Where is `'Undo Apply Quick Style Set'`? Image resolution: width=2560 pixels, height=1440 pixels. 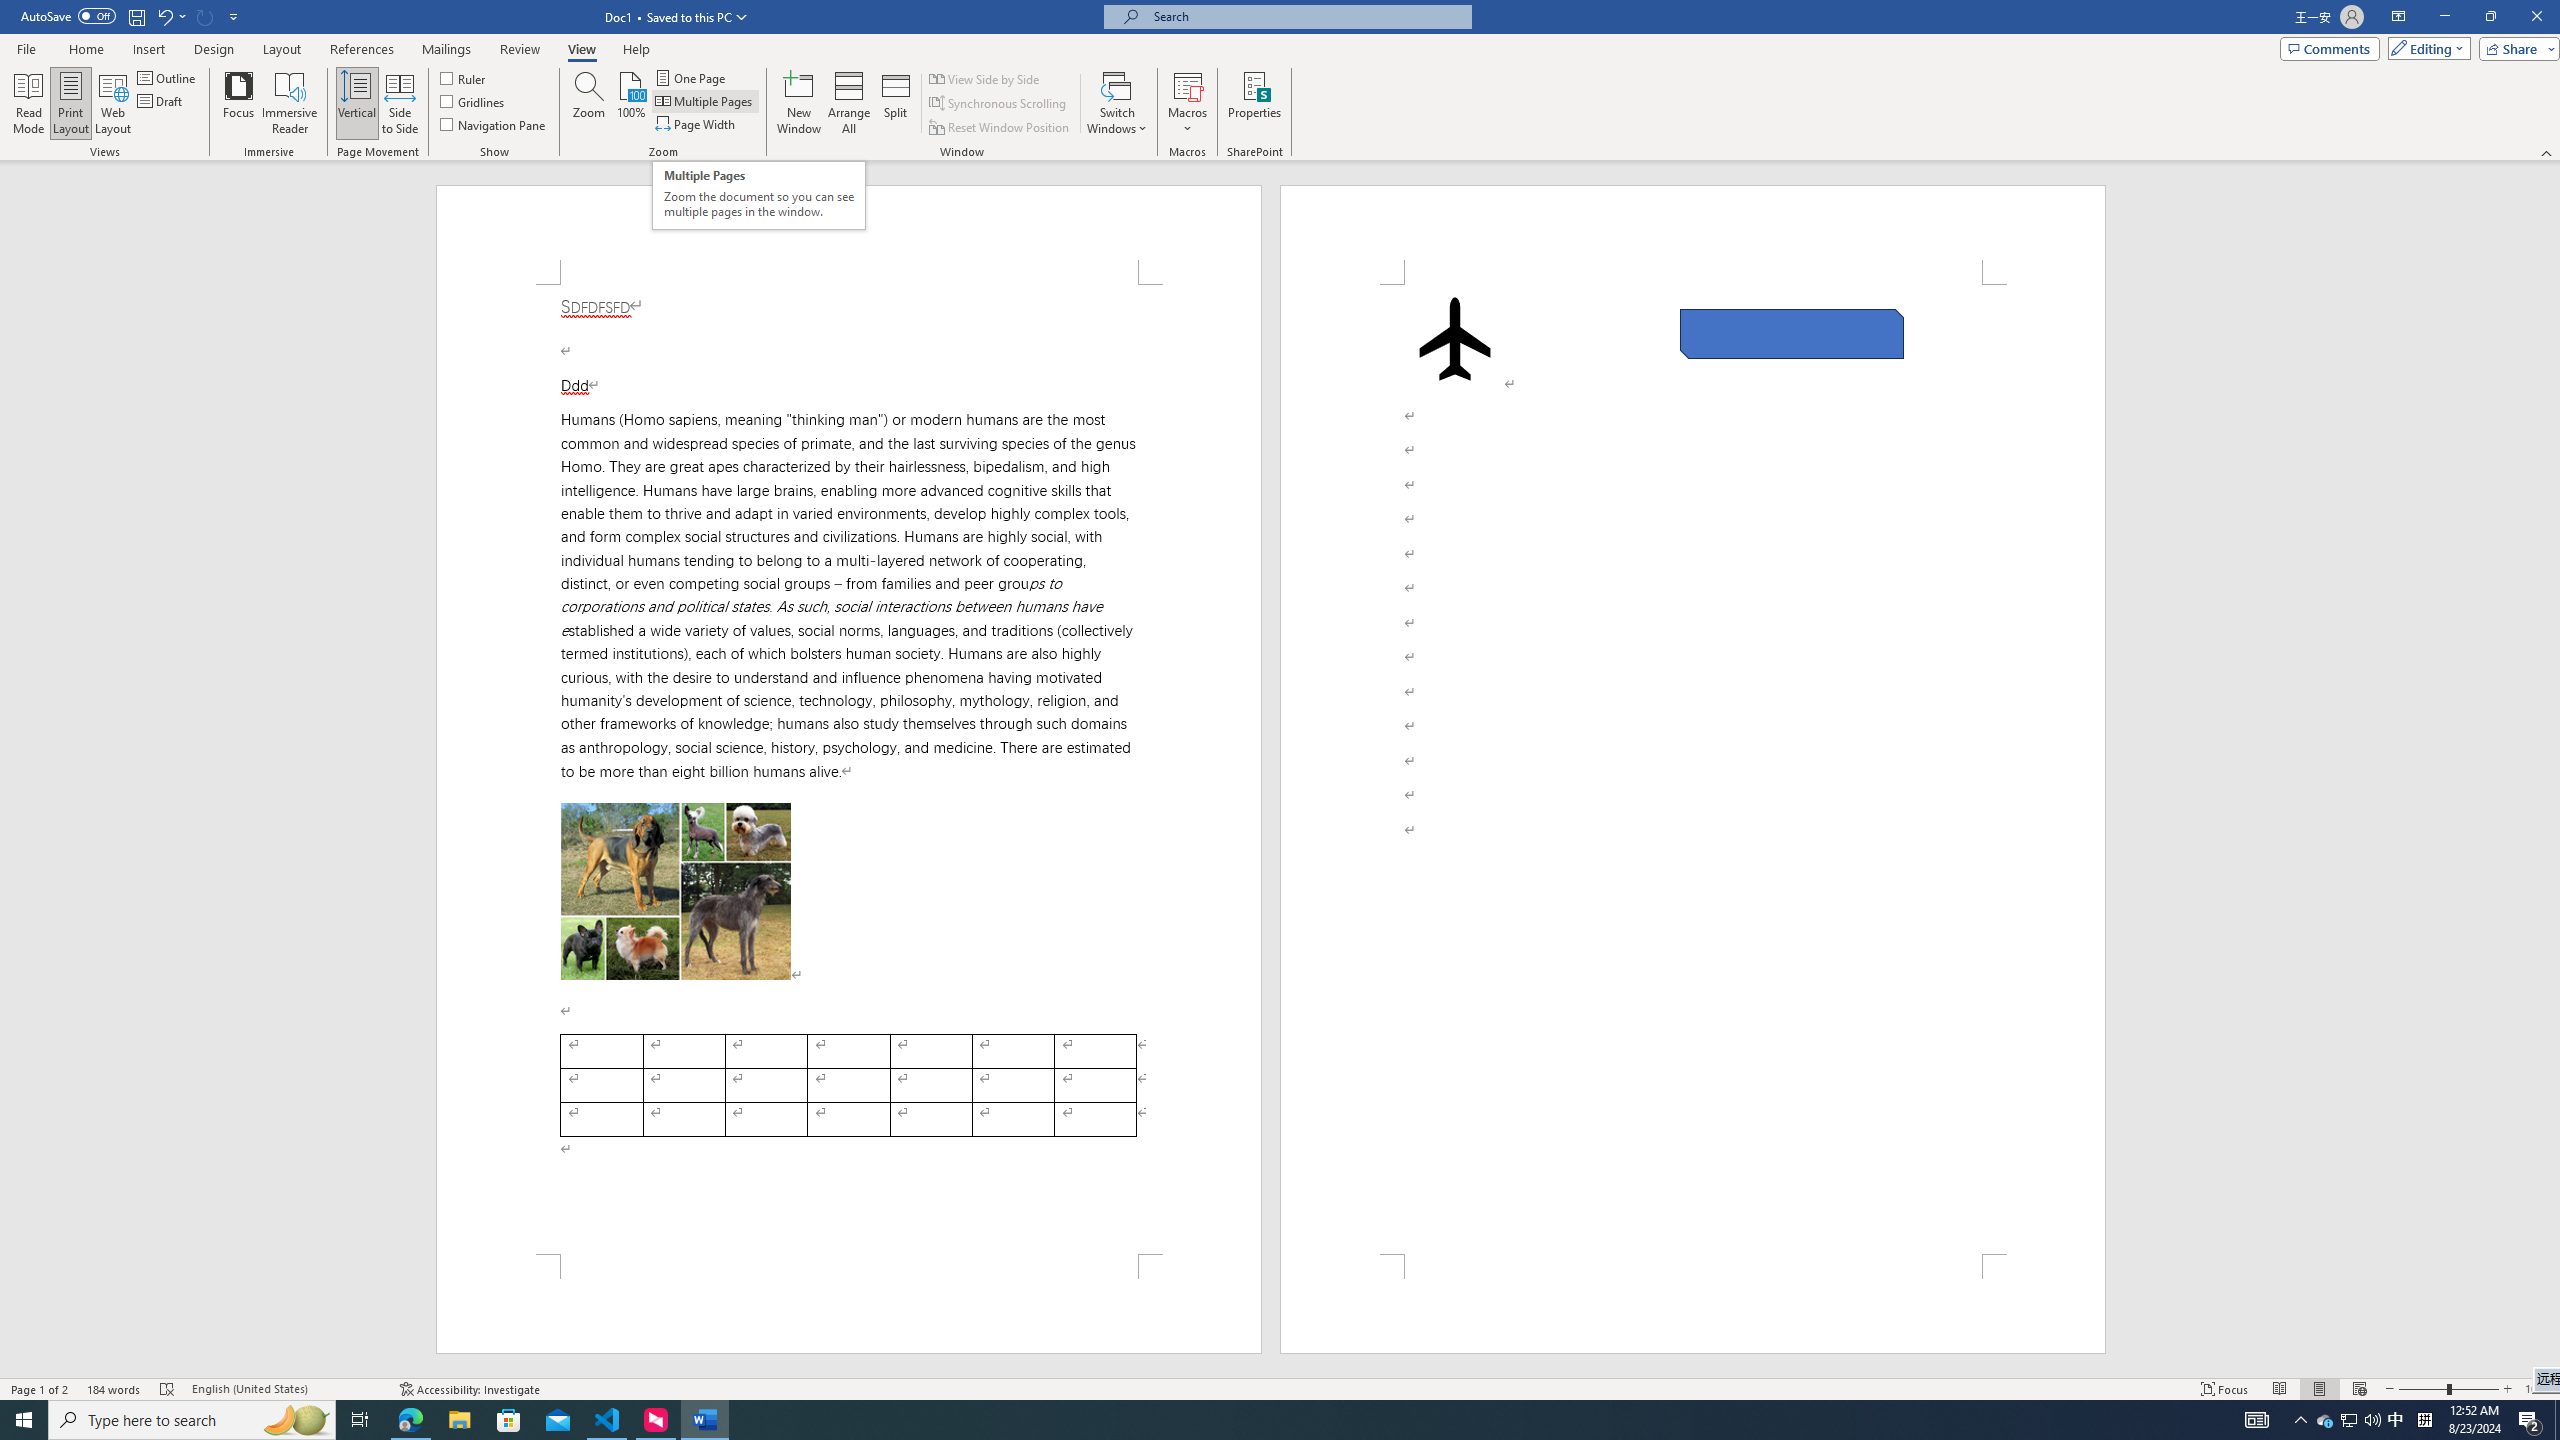
'Undo Apply Quick Style Set' is located at coordinates (170, 15).